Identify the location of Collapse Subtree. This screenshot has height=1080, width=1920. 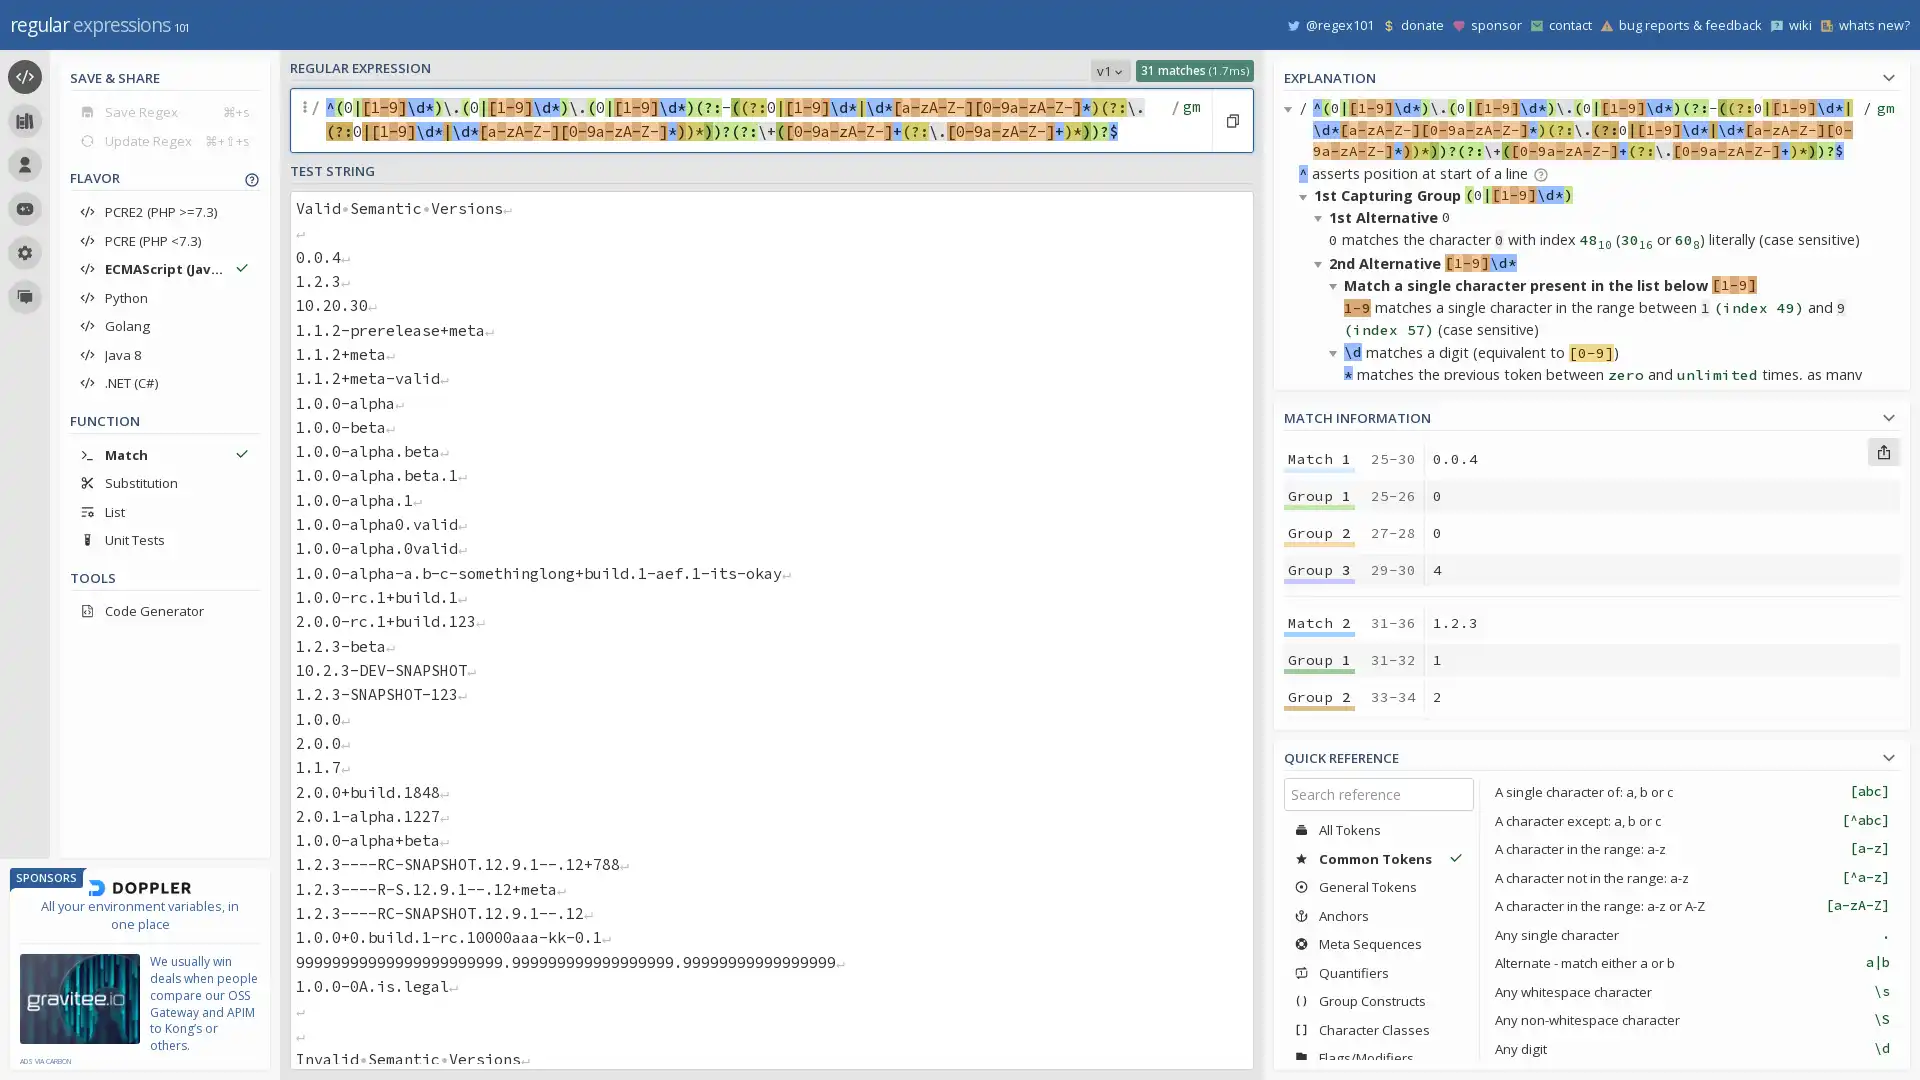
(1306, 443).